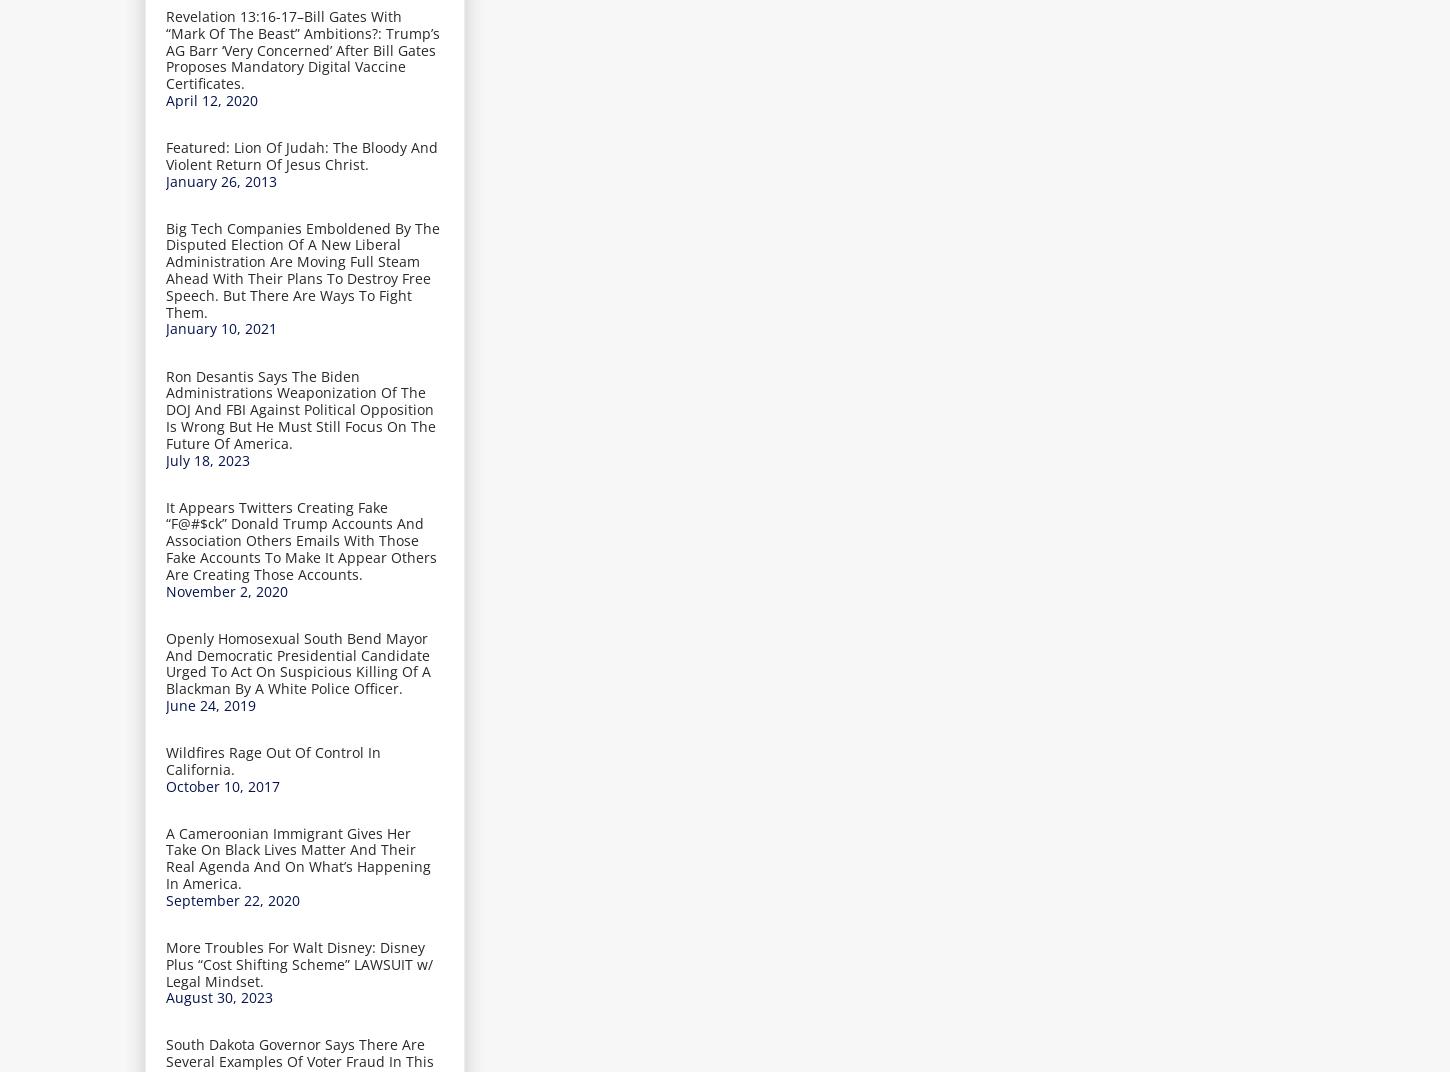 This screenshot has height=1072, width=1450. Describe the element at coordinates (220, 179) in the screenshot. I see `'January 26, 2013'` at that location.